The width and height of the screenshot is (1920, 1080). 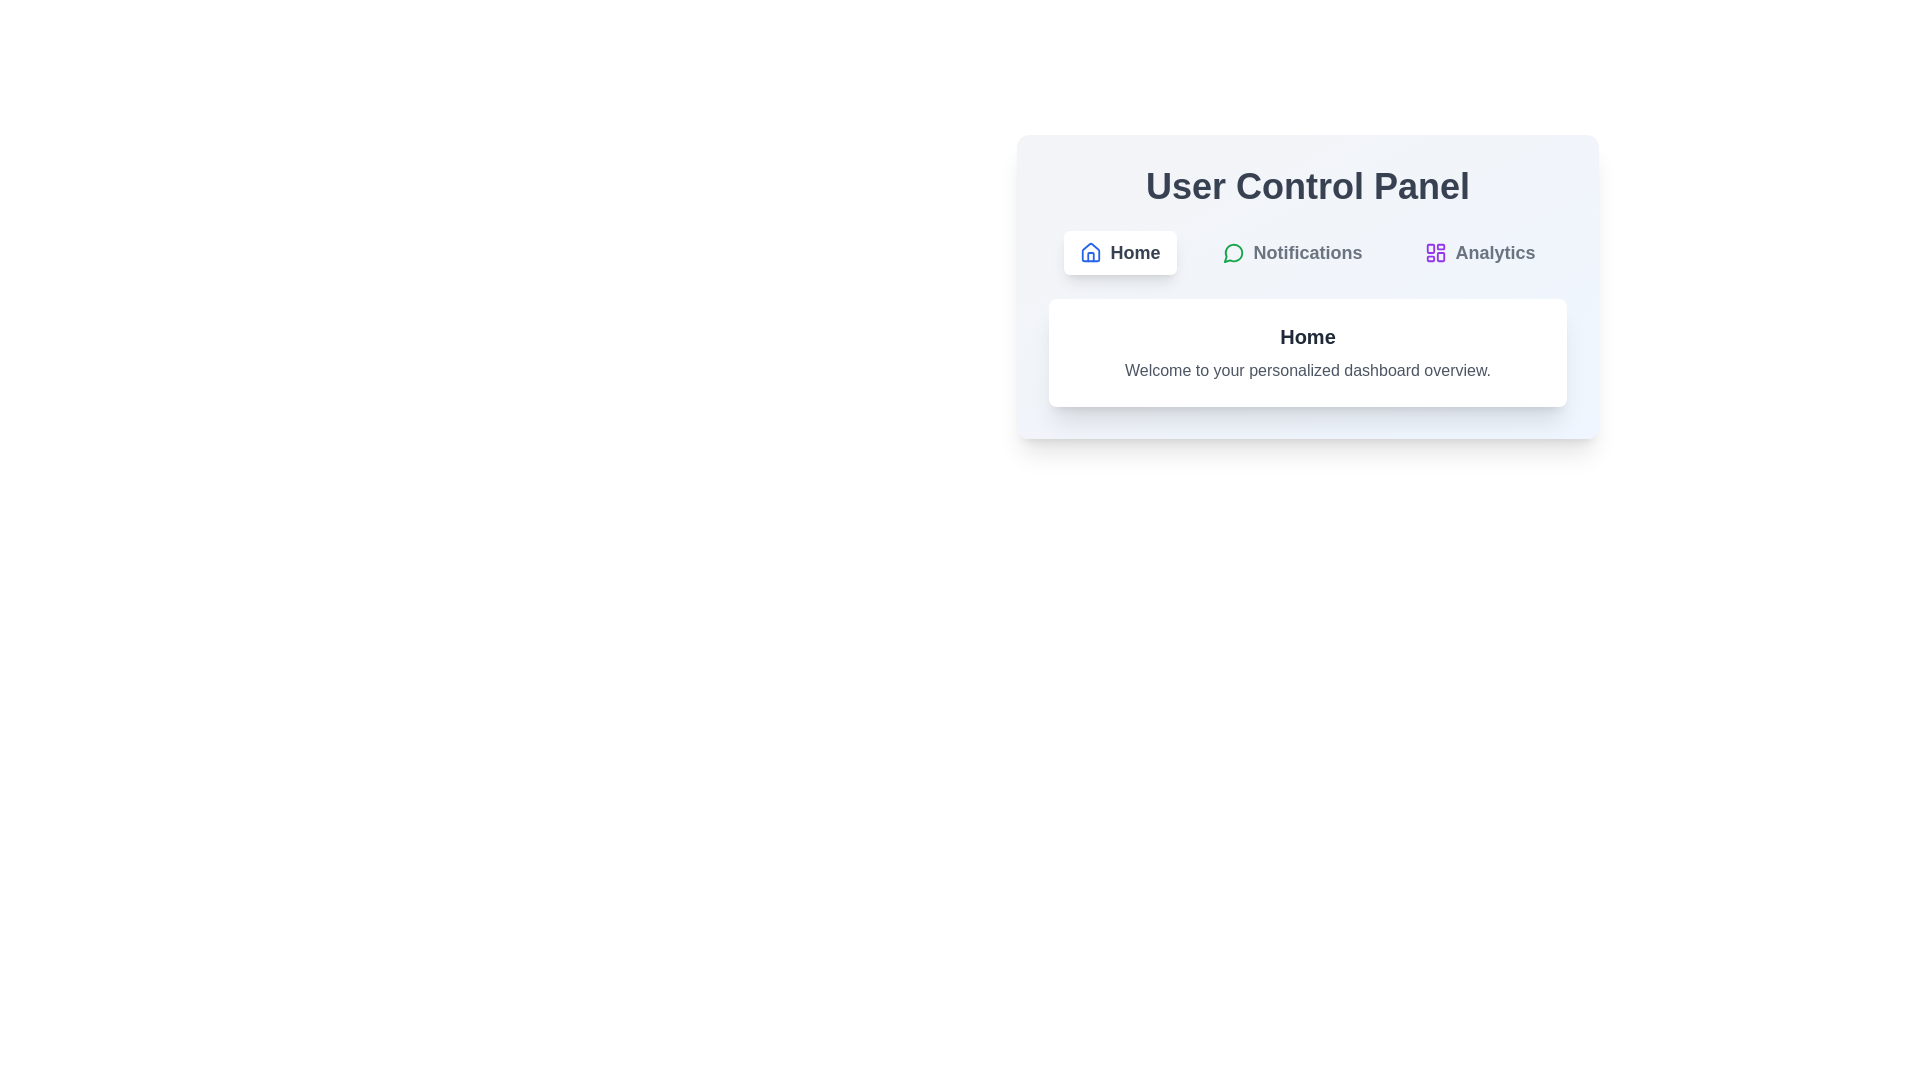 I want to click on the Home tab by clicking on its button, so click(x=1120, y=252).